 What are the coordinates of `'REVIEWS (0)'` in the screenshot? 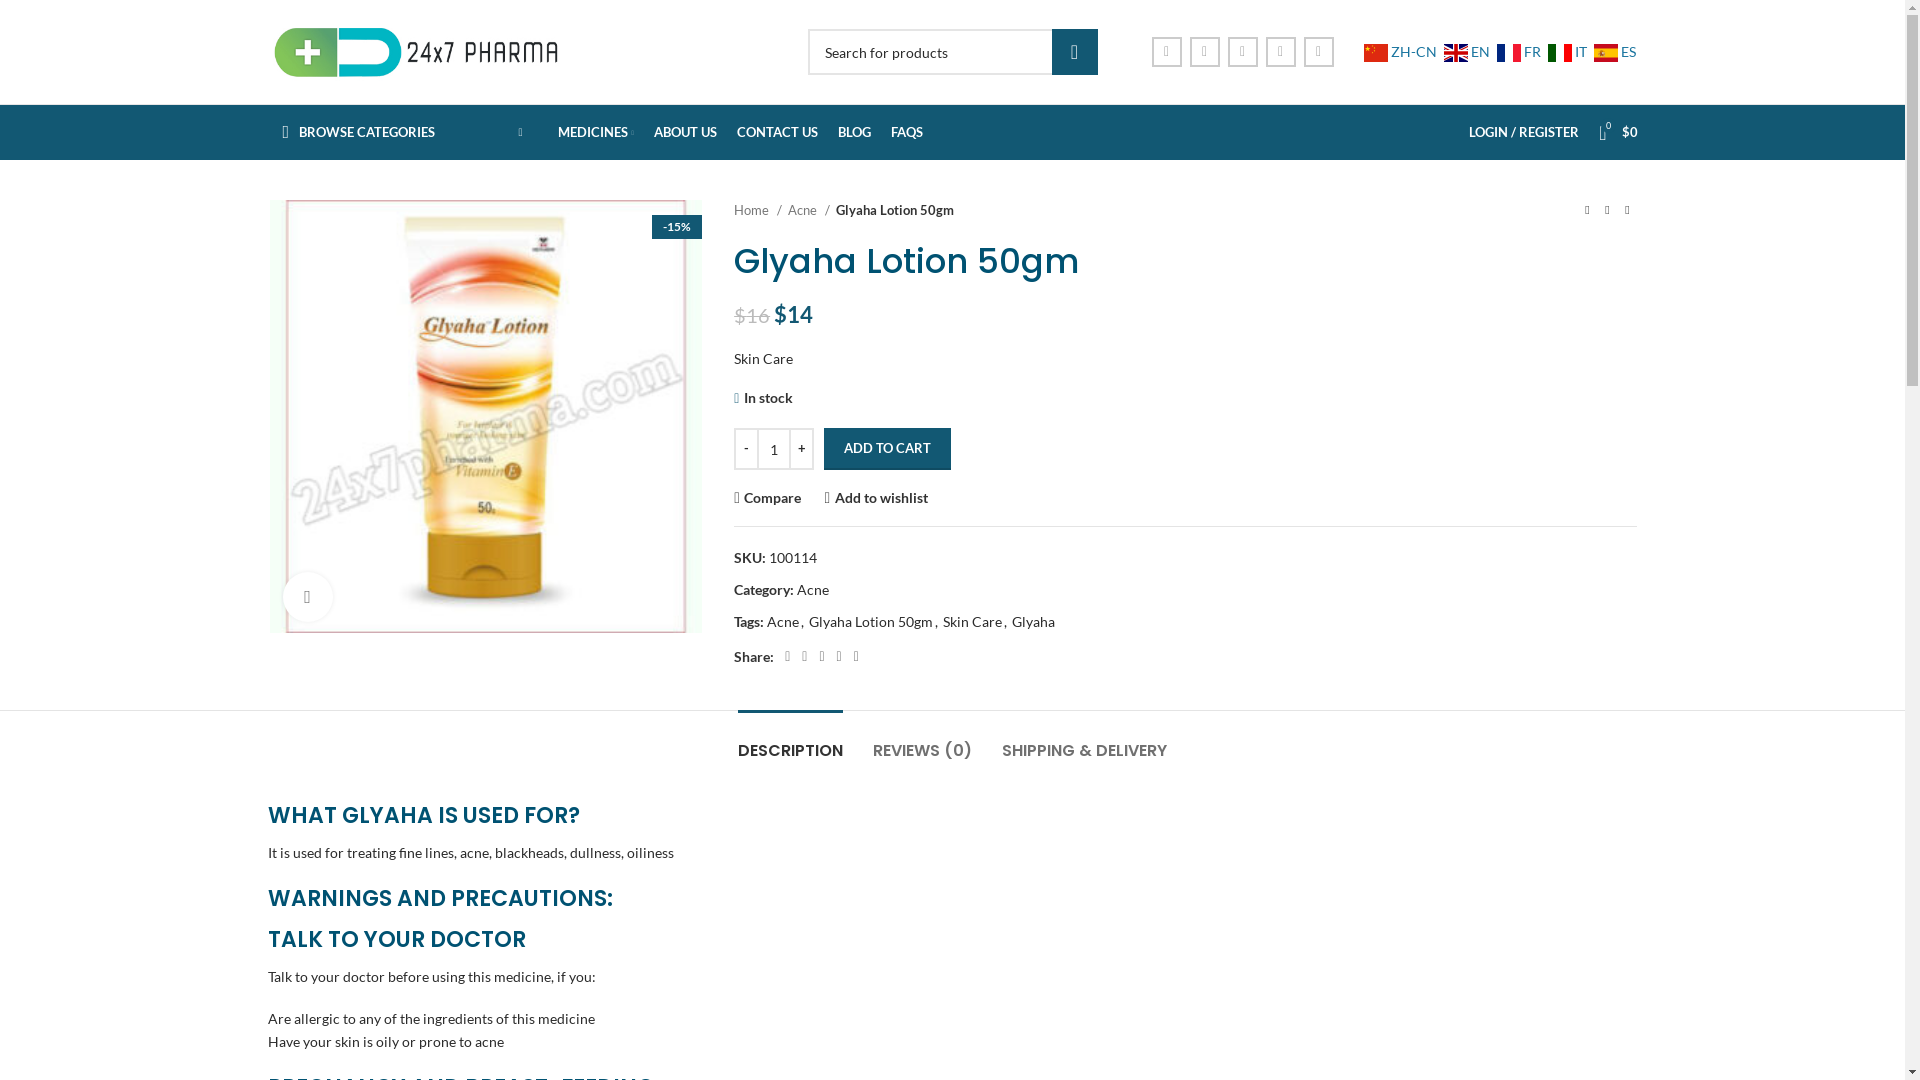 It's located at (921, 740).